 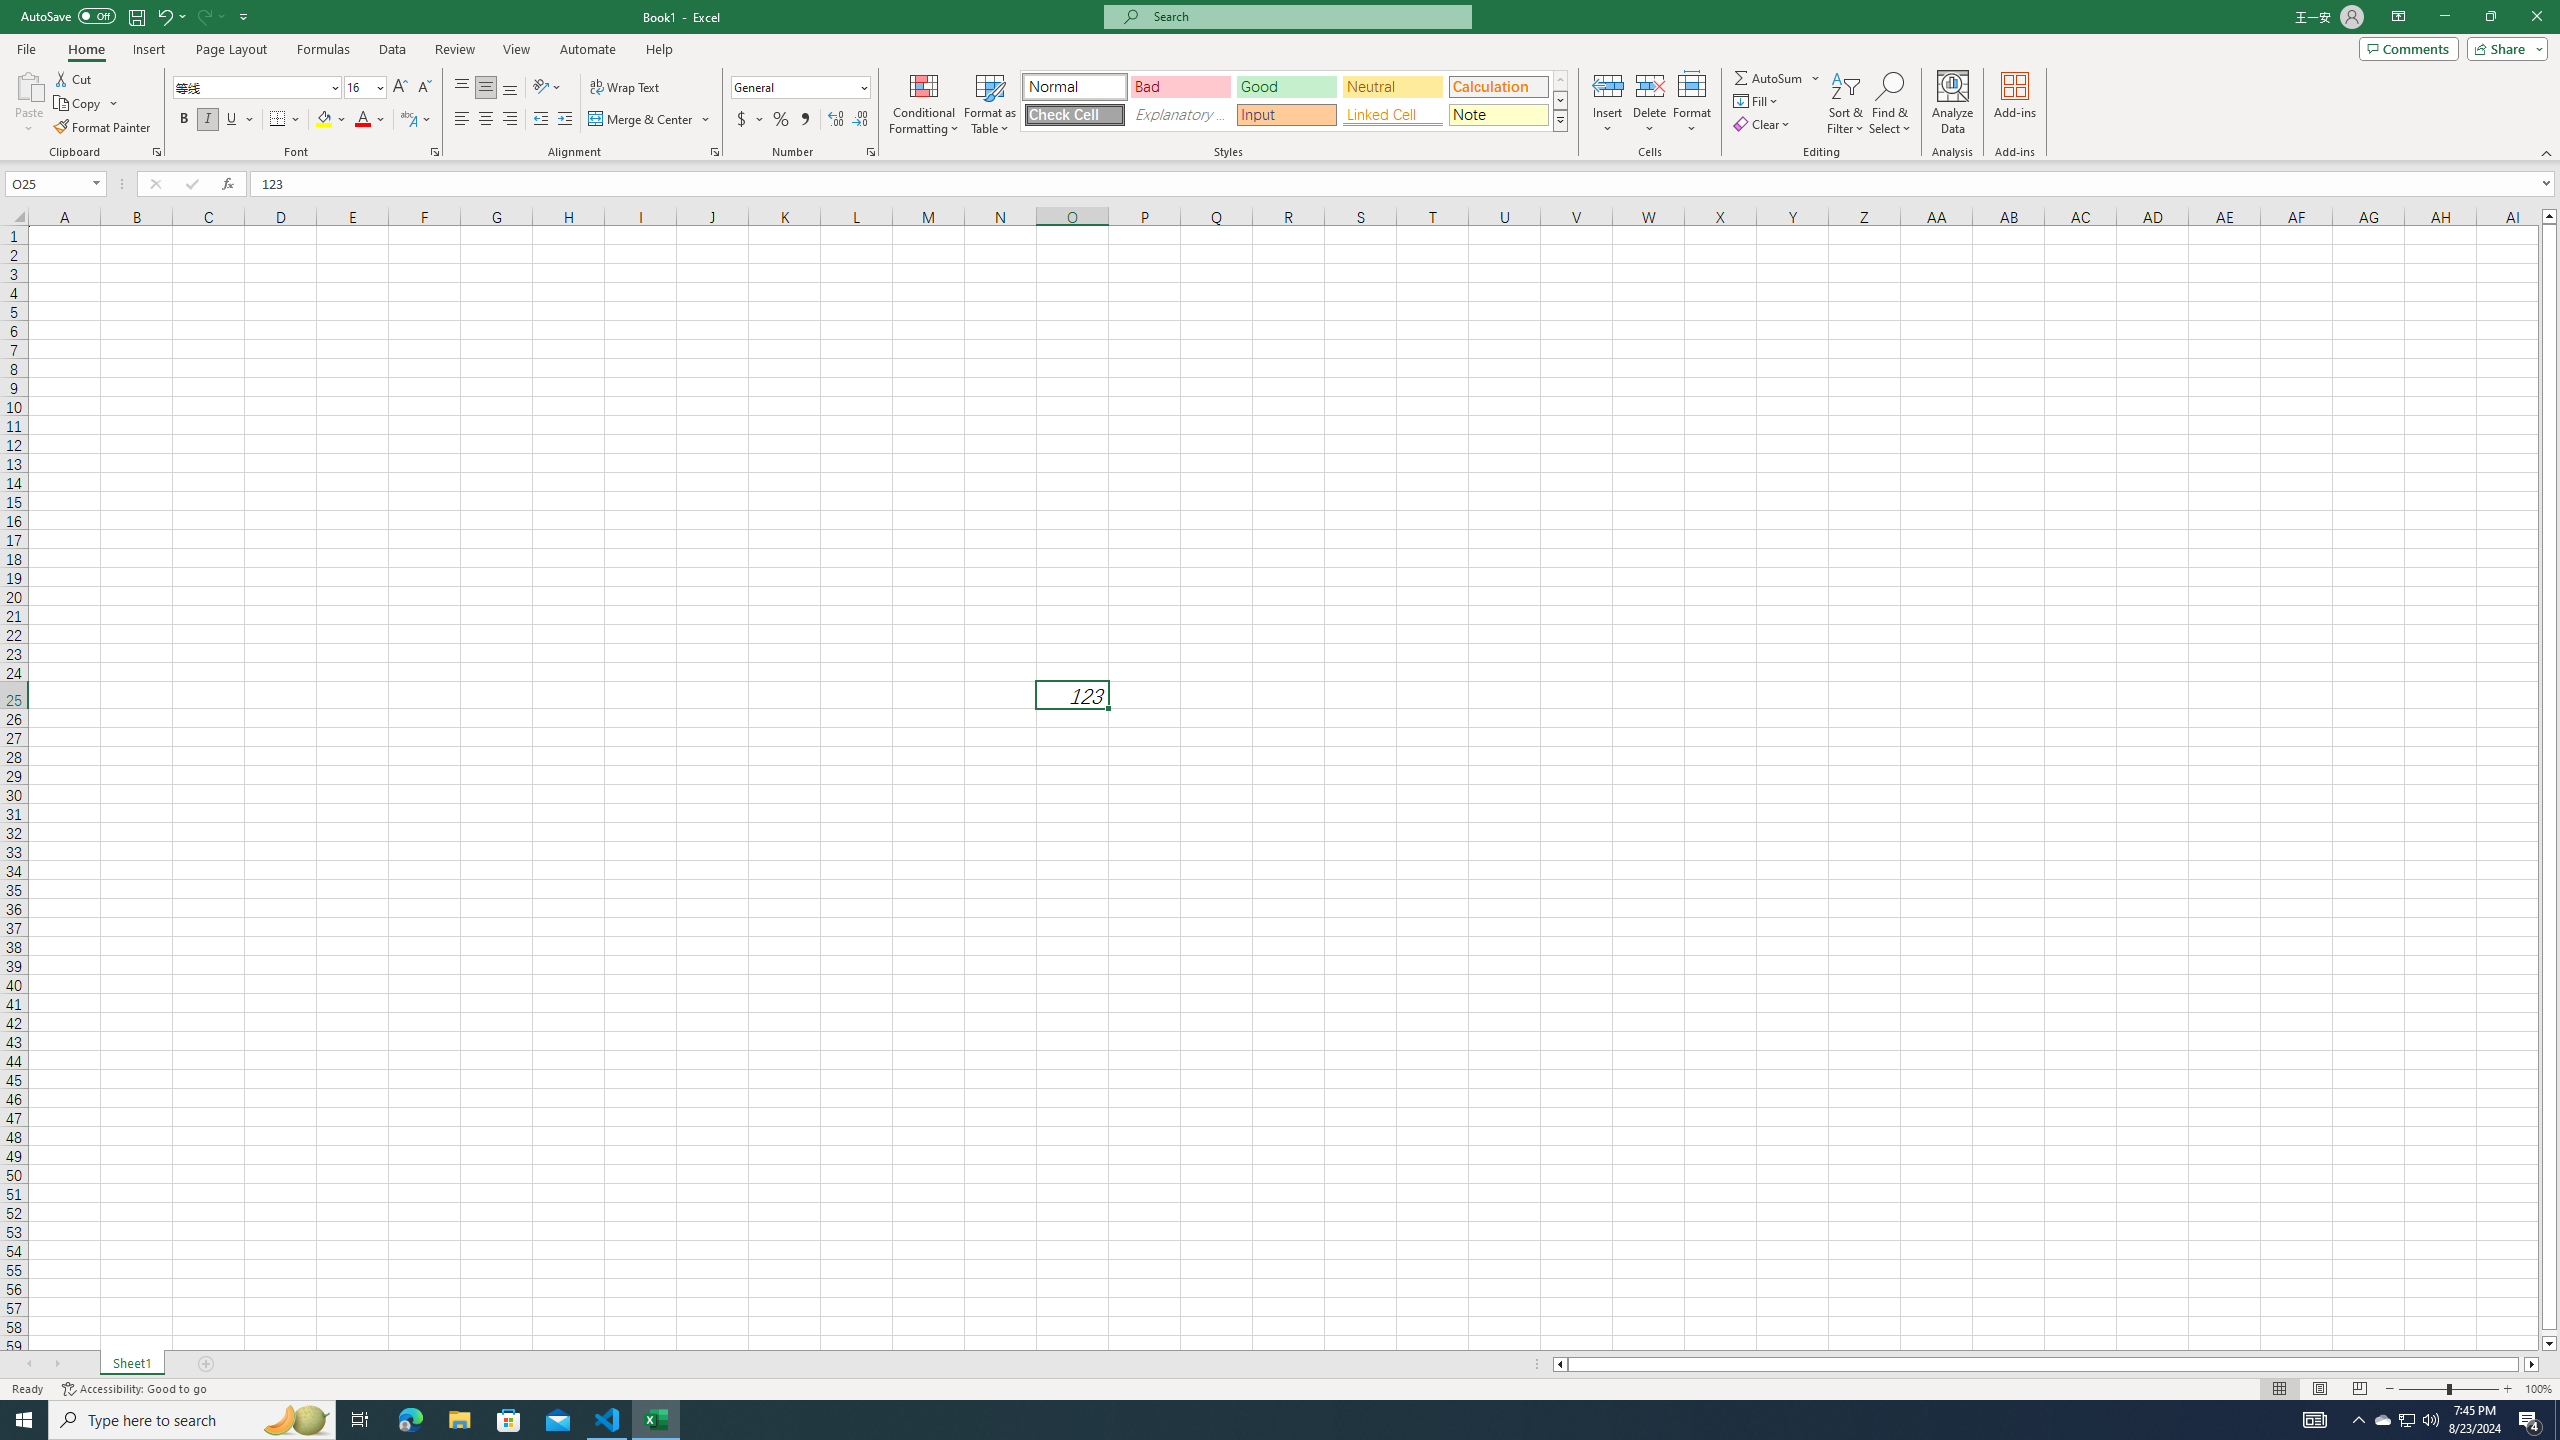 I want to click on 'Good', so click(x=1285, y=87).